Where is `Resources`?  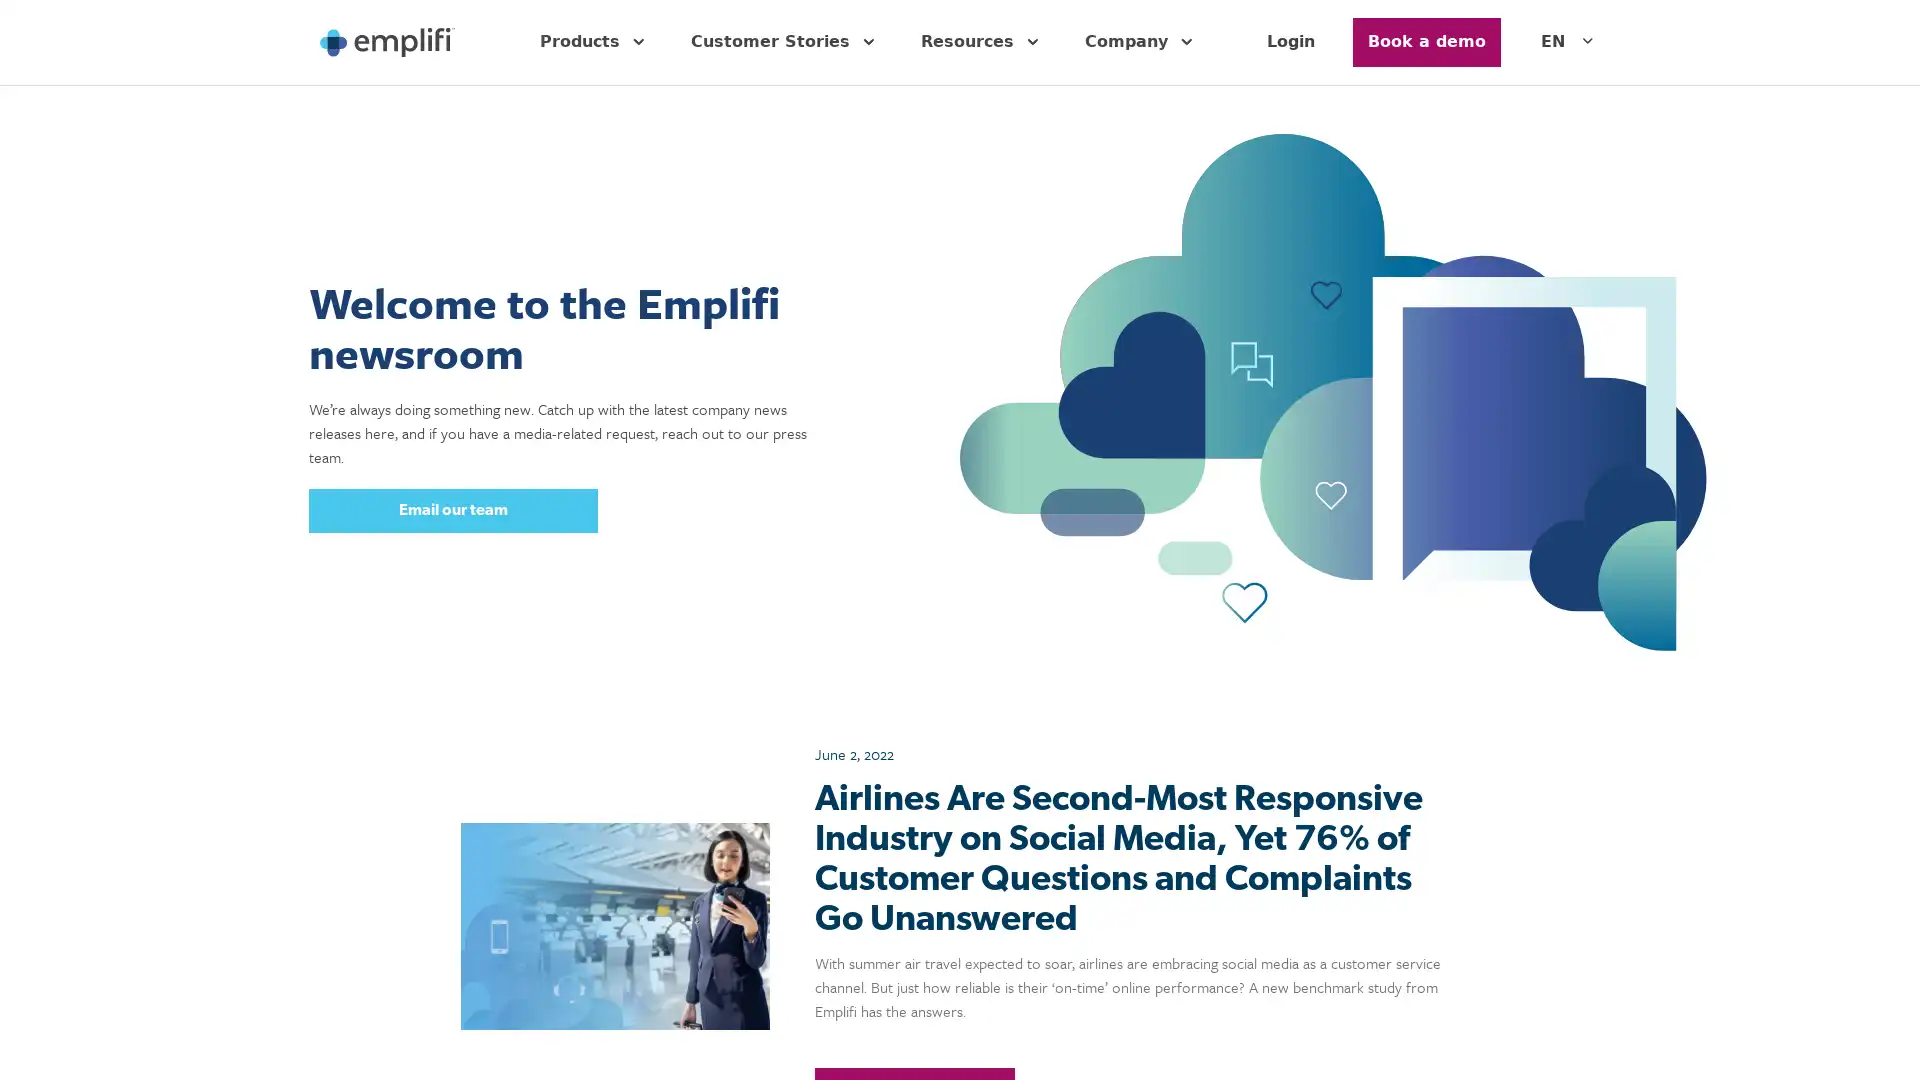 Resources is located at coordinates (983, 42).